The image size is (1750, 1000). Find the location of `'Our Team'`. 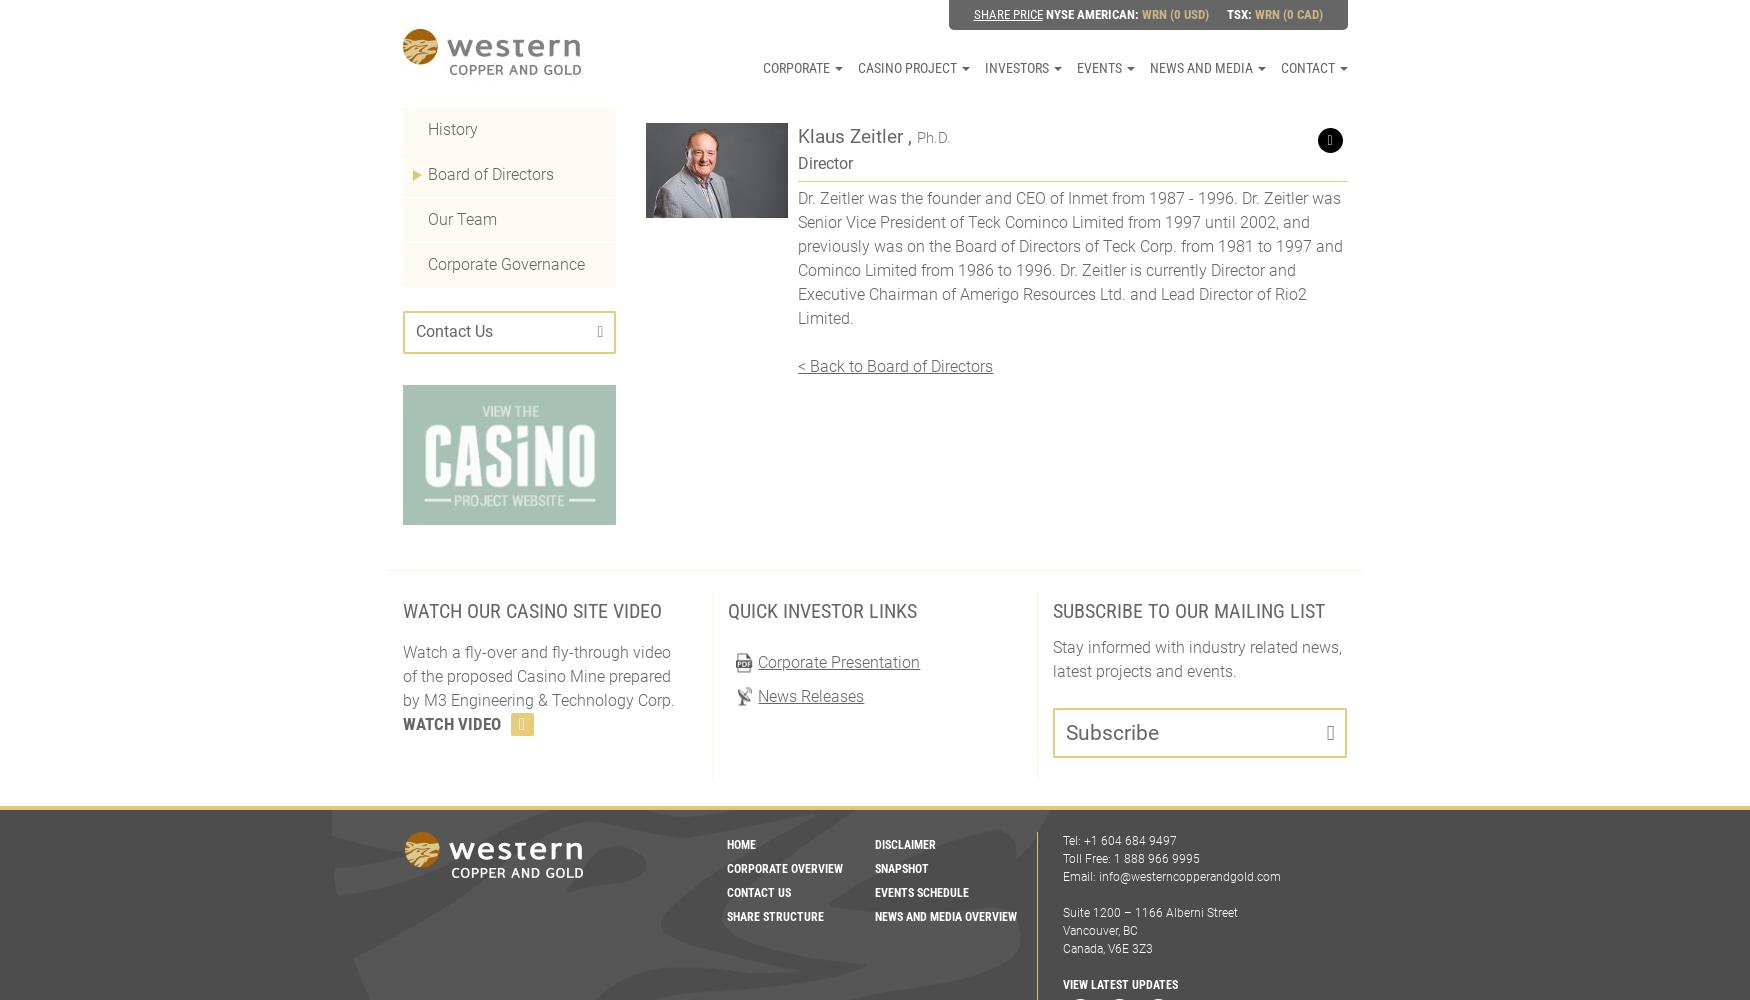

'Our Team' is located at coordinates (461, 218).